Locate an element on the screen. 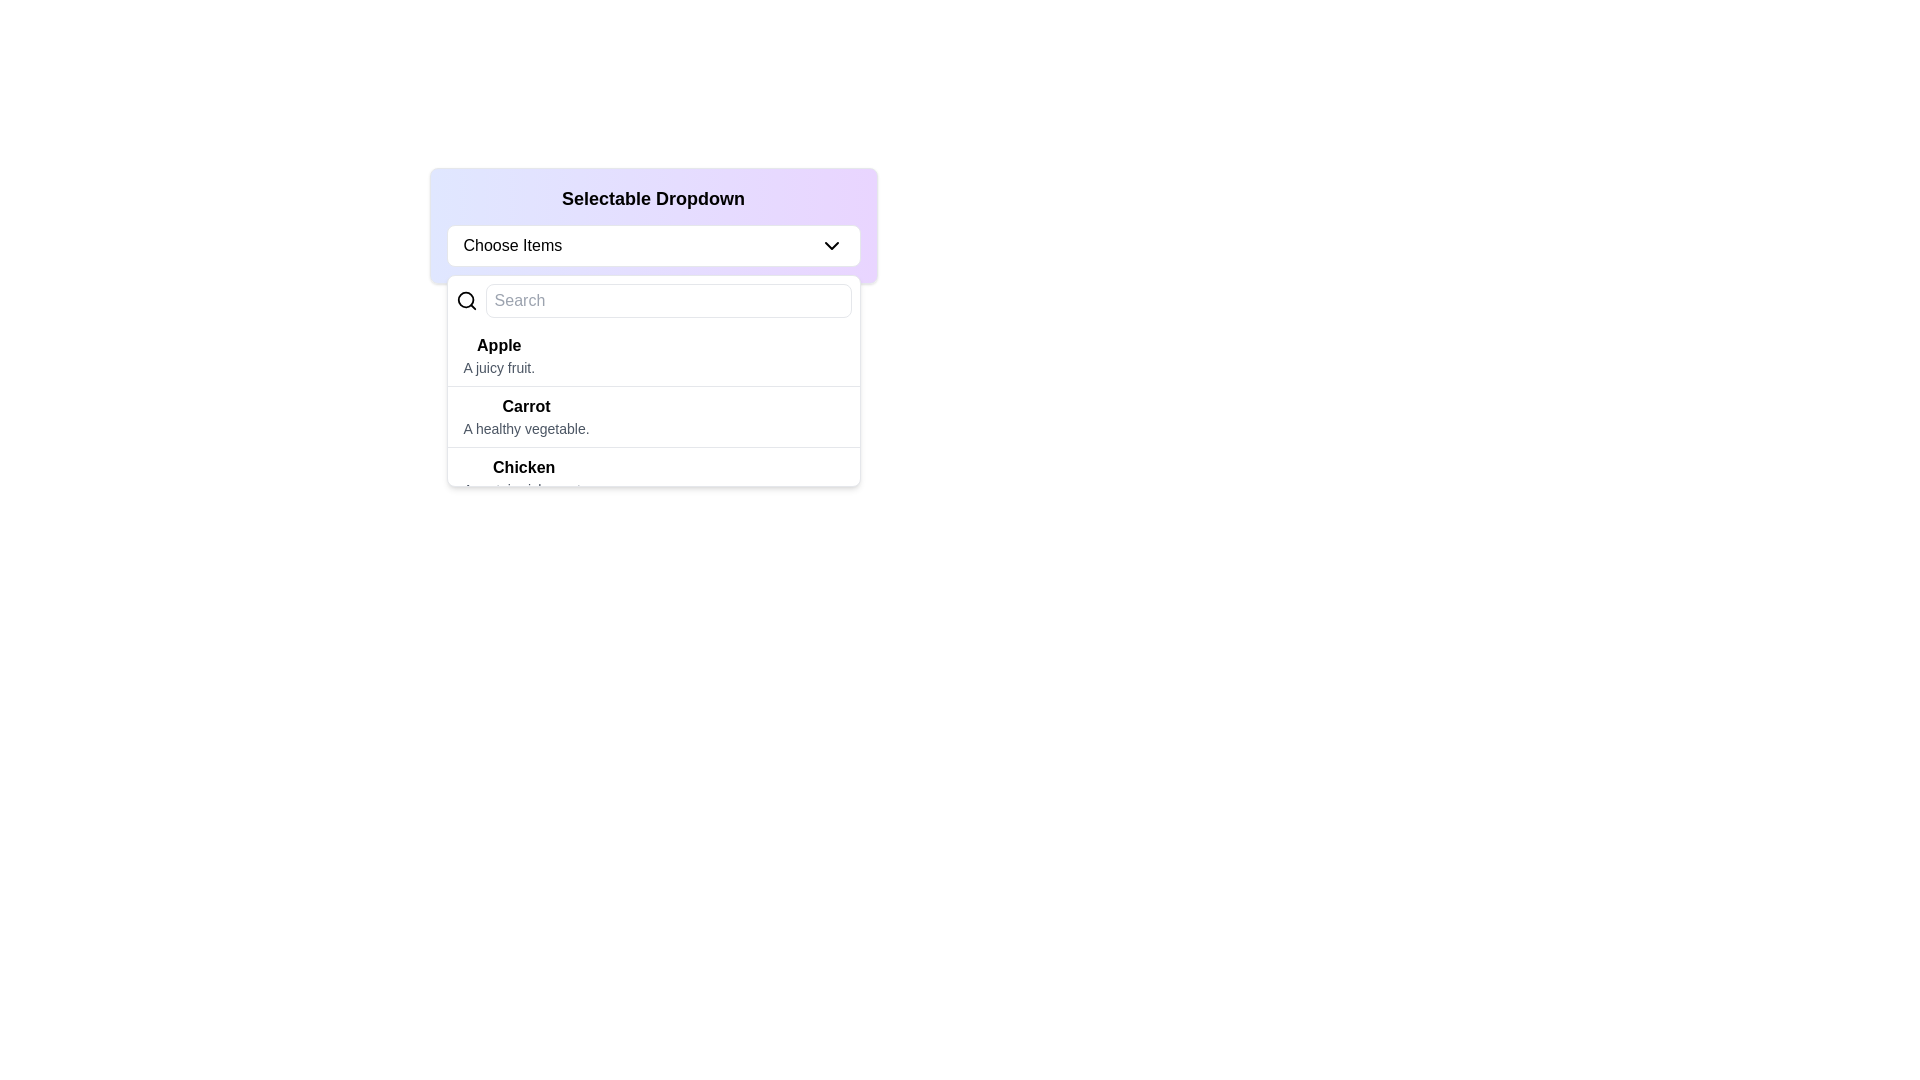 The width and height of the screenshot is (1920, 1080). the dropdown menu list item displaying 'Carrot' in bold with the description 'A healthy vegetable.' is located at coordinates (526, 415).